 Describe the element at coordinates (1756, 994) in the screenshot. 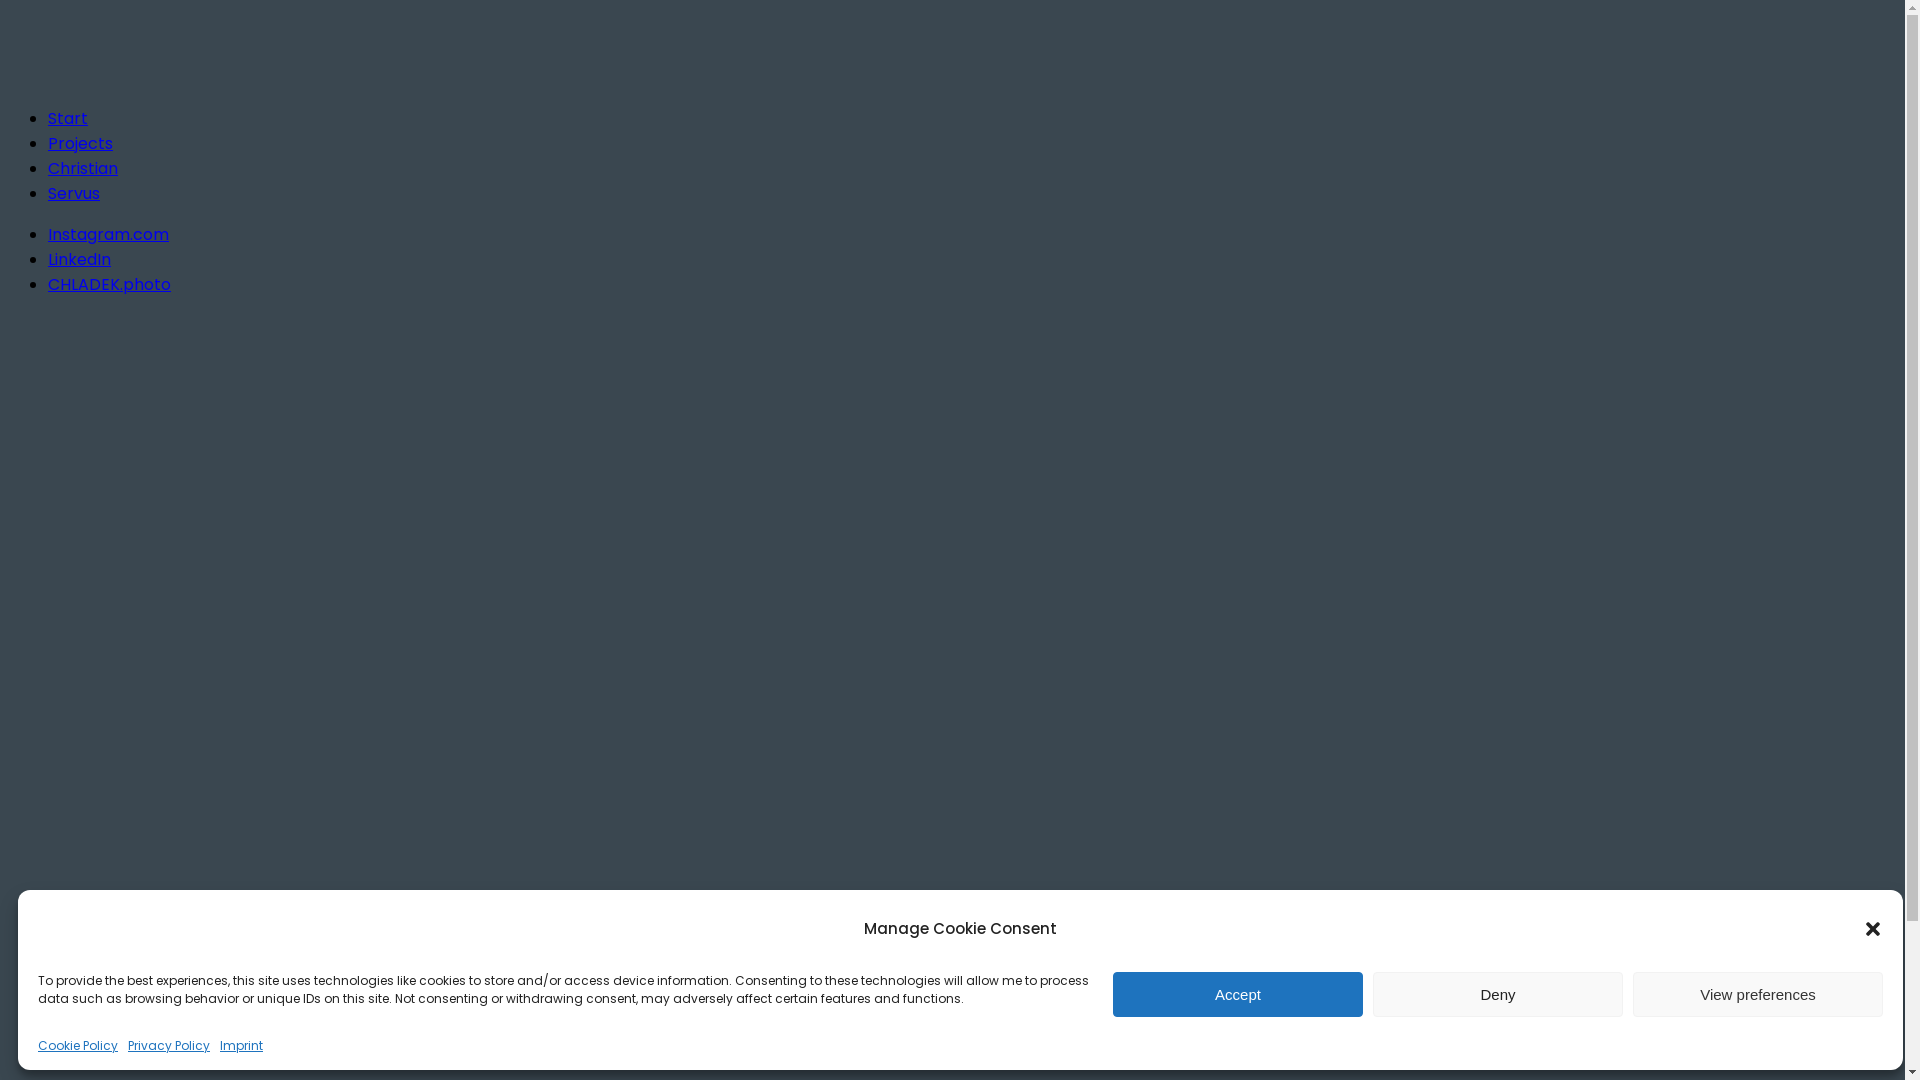

I see `'View preferences'` at that location.